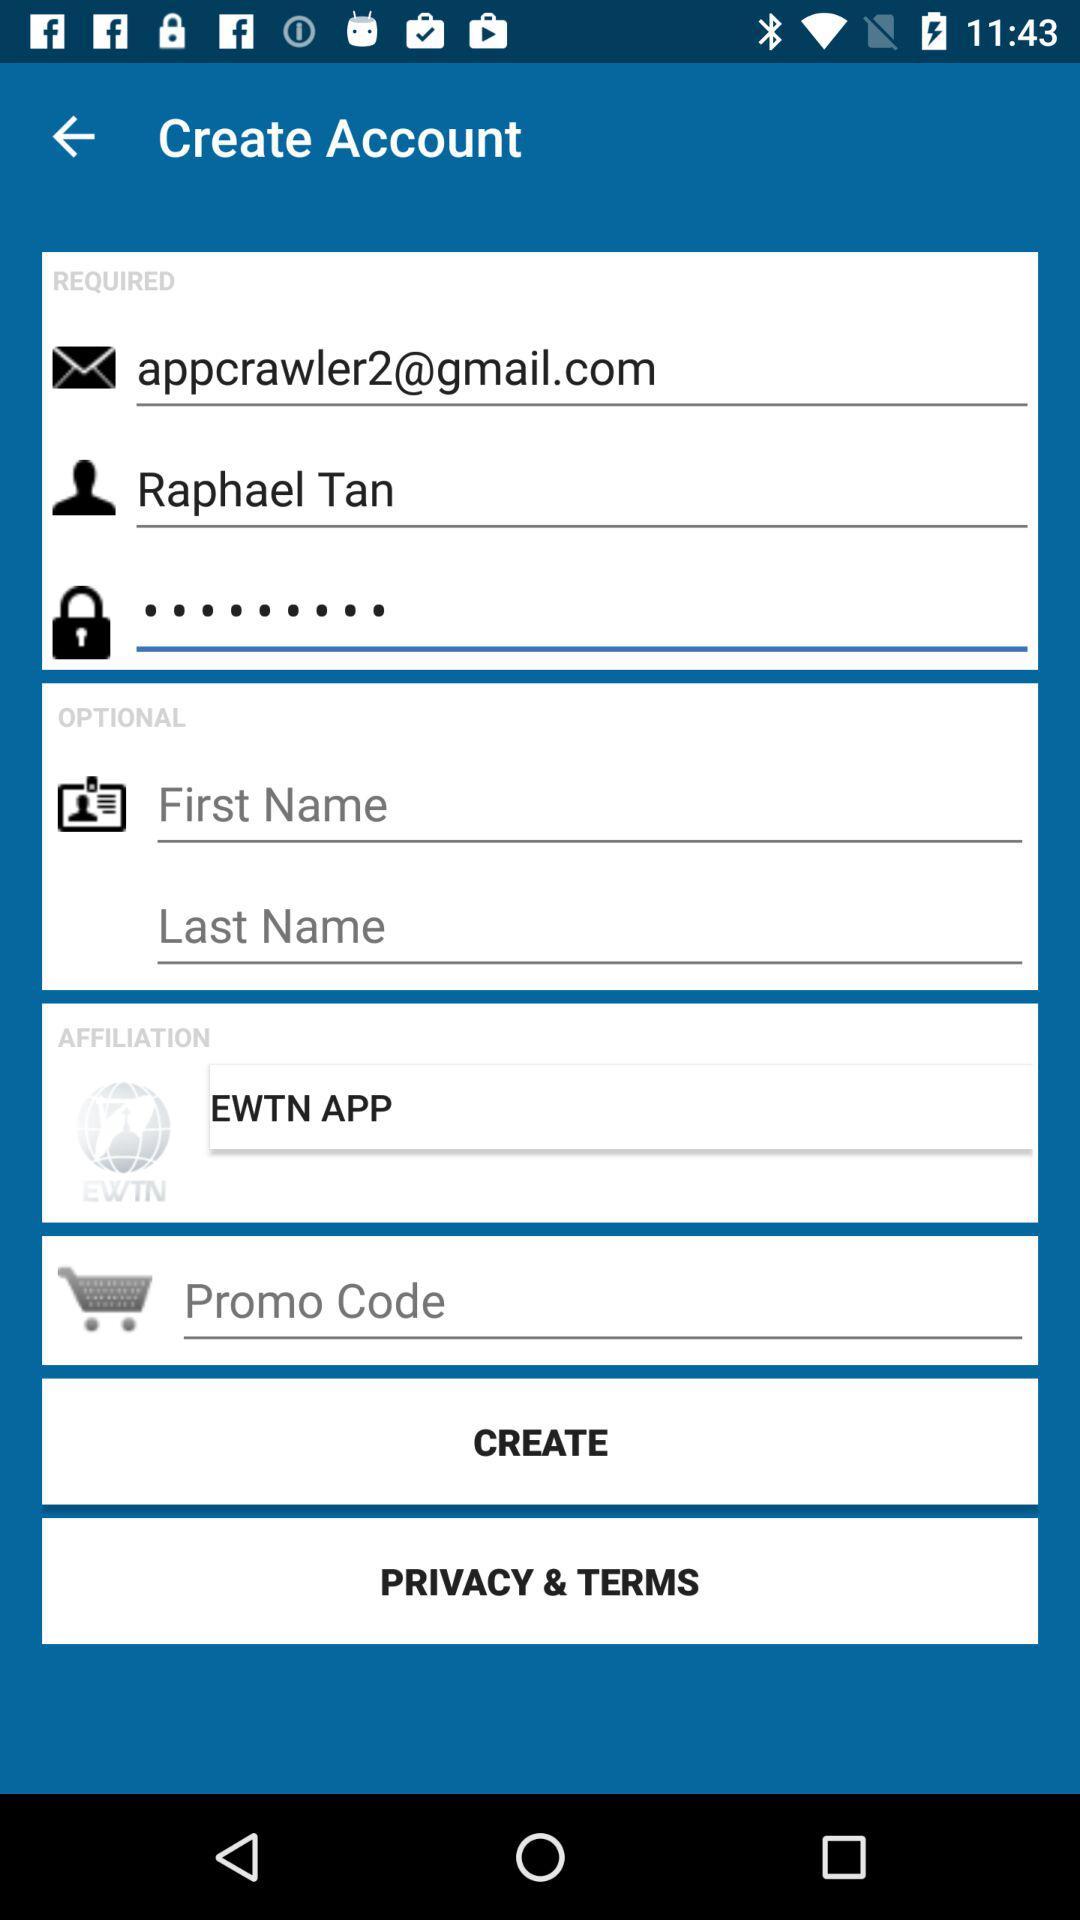 The width and height of the screenshot is (1080, 1920). Describe the element at coordinates (588, 924) in the screenshot. I see `icon above affiliation icon` at that location.